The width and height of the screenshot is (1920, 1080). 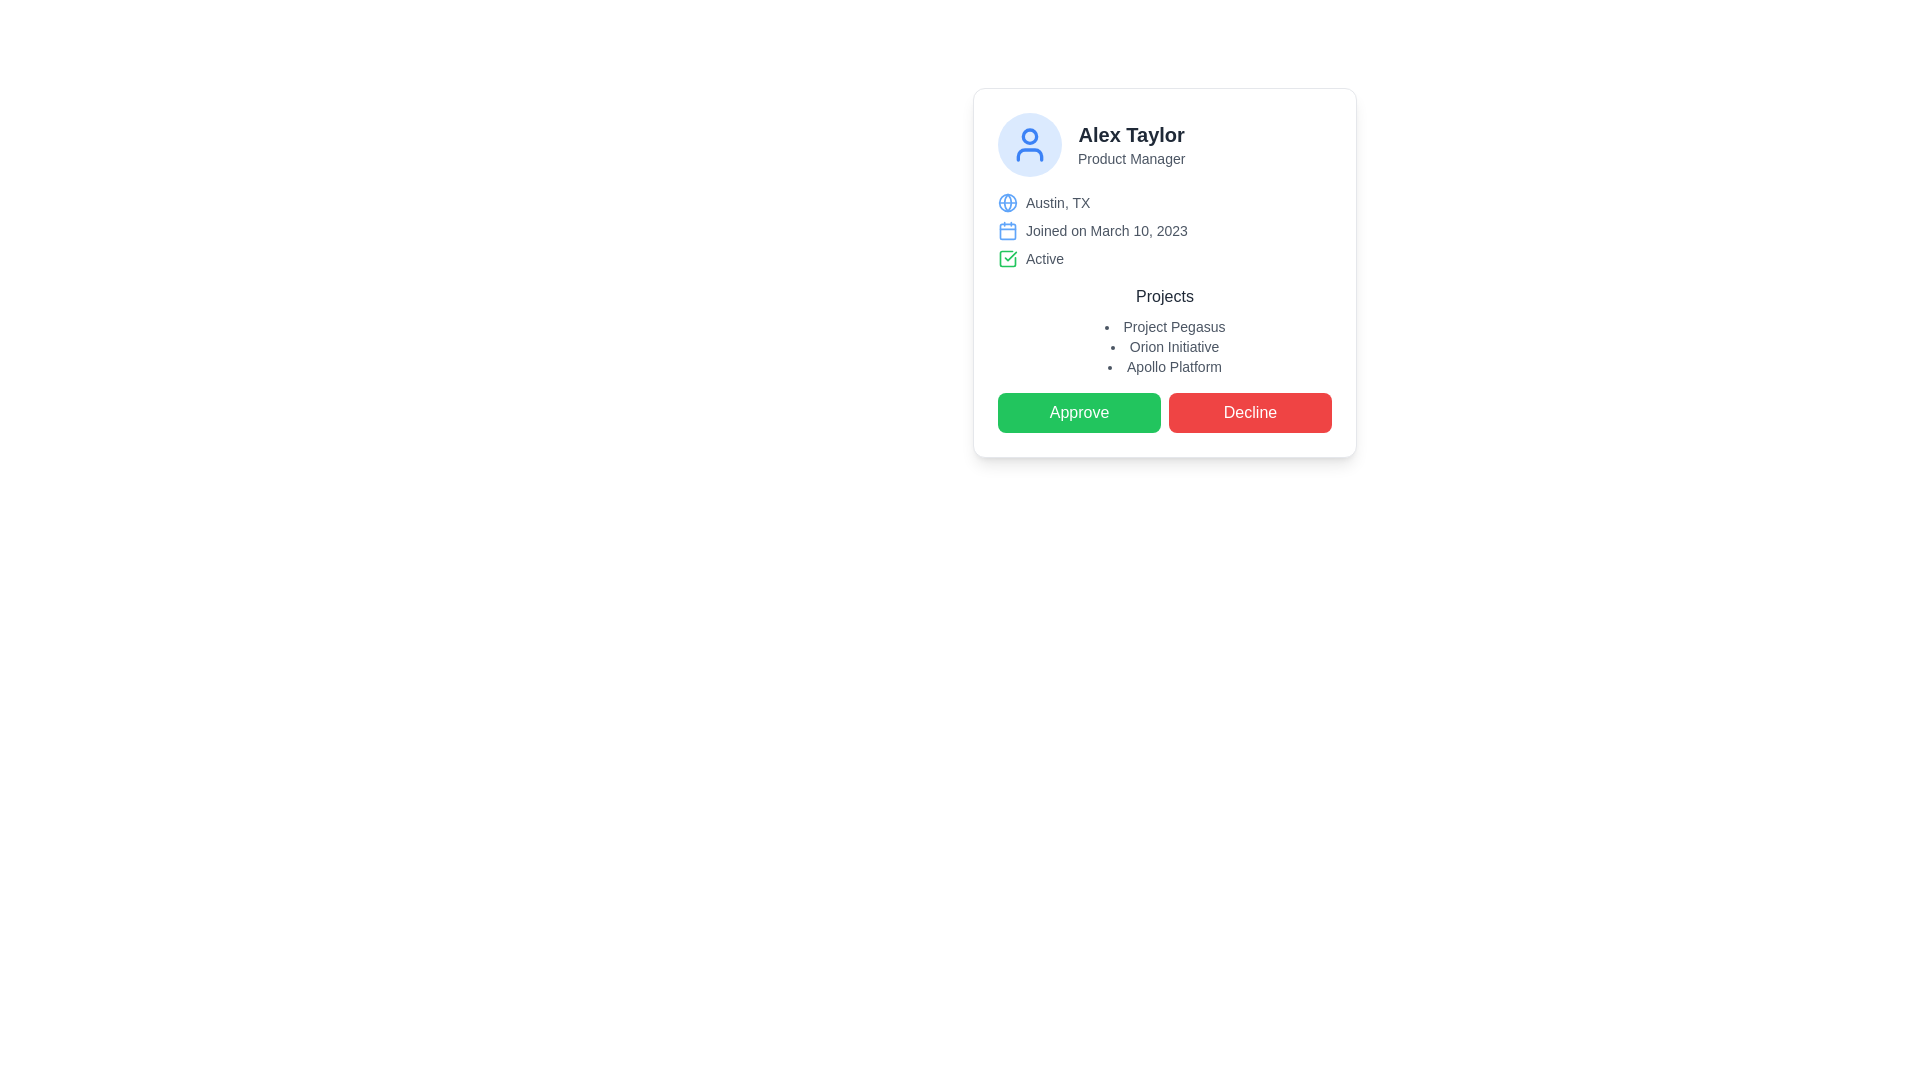 I want to click on the circular avatar icon with a blue silhouette of a user, located at the top left of the profile card, immediately to the left of the text 'Alex Taylor', so click(x=1030, y=144).